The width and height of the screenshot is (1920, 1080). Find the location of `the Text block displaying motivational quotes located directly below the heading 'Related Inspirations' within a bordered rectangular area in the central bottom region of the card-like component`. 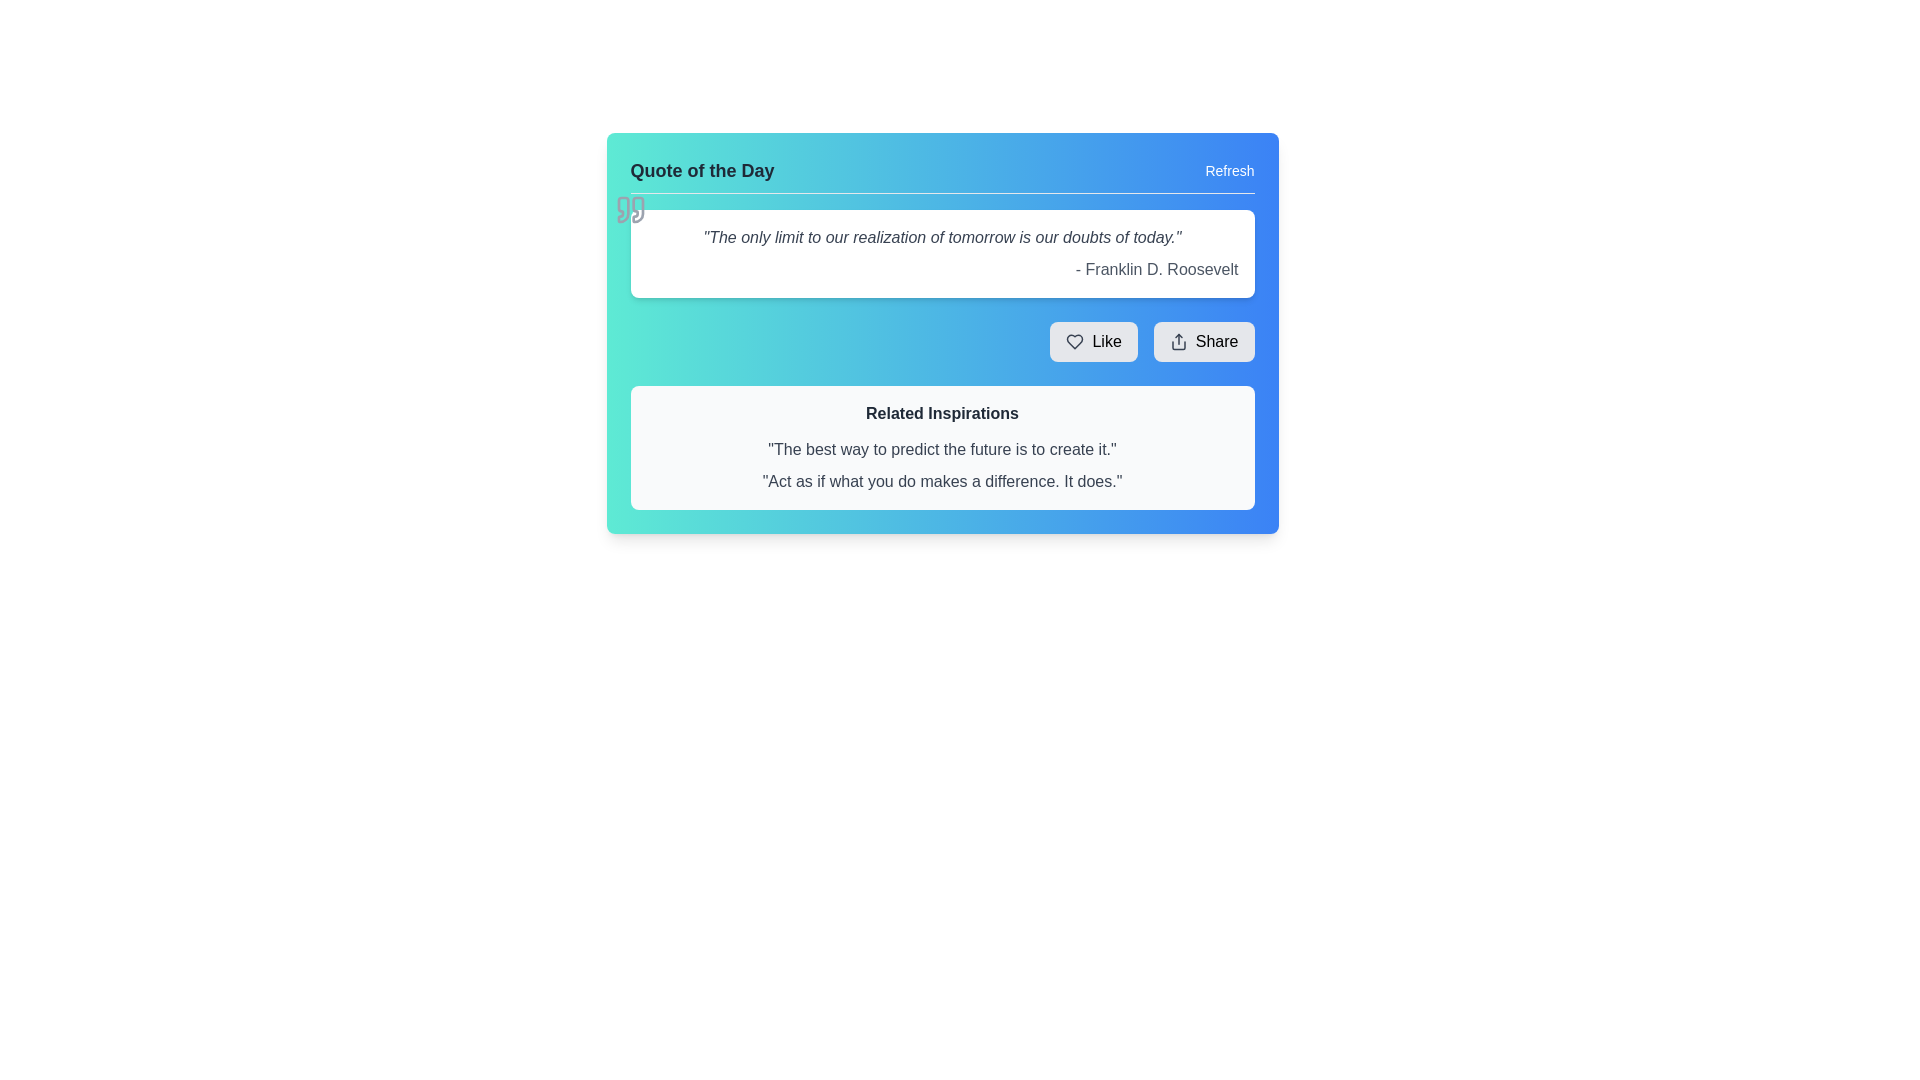

the Text block displaying motivational quotes located directly below the heading 'Related Inspirations' within a bordered rectangular area in the central bottom region of the card-like component is located at coordinates (941, 466).